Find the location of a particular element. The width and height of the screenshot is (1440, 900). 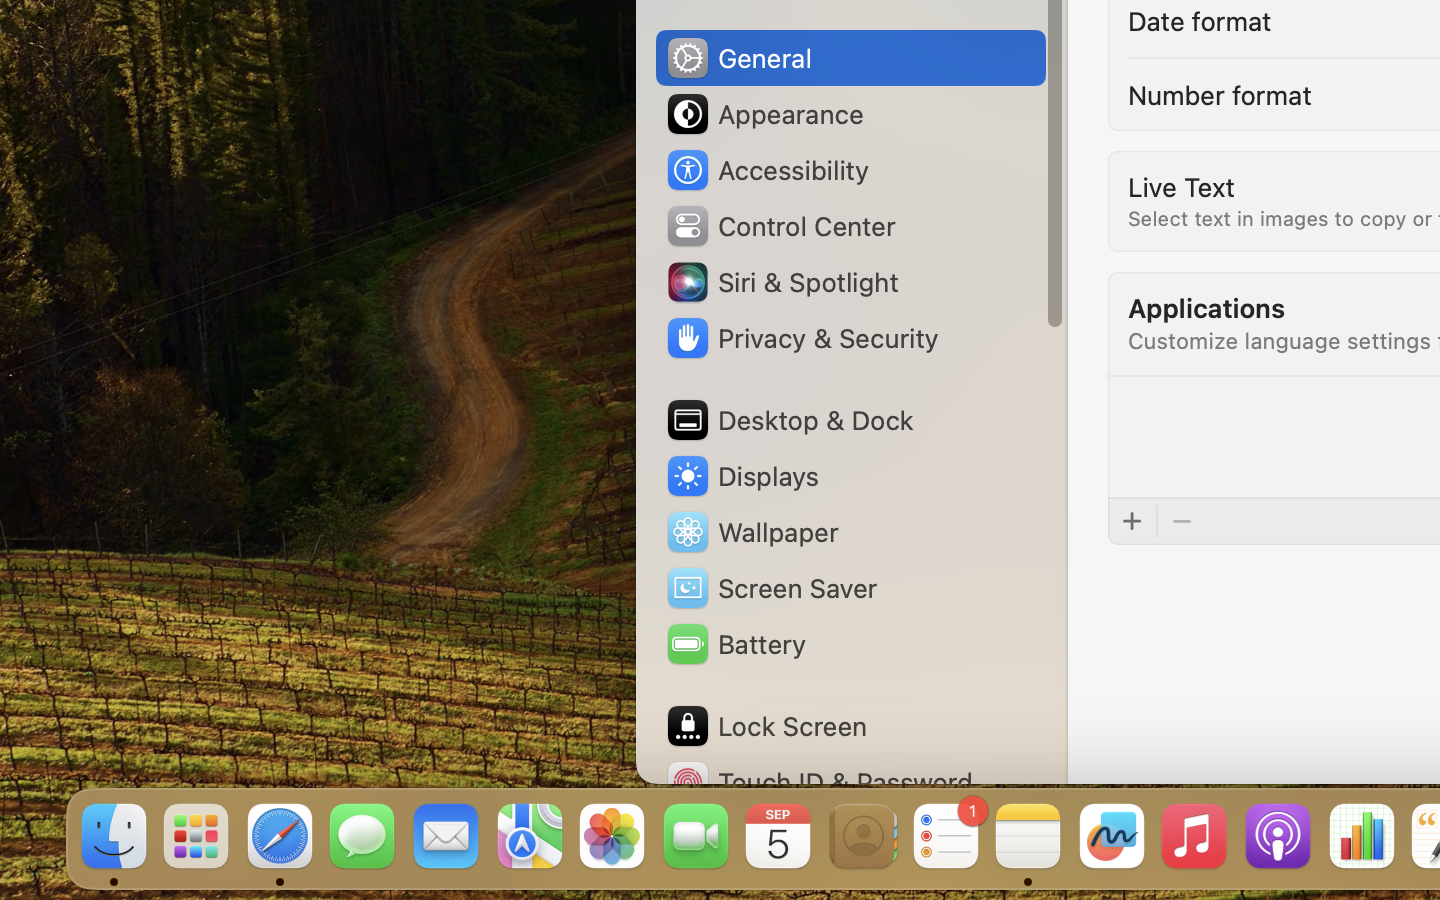

'Siri & Spotlight' is located at coordinates (781, 280).